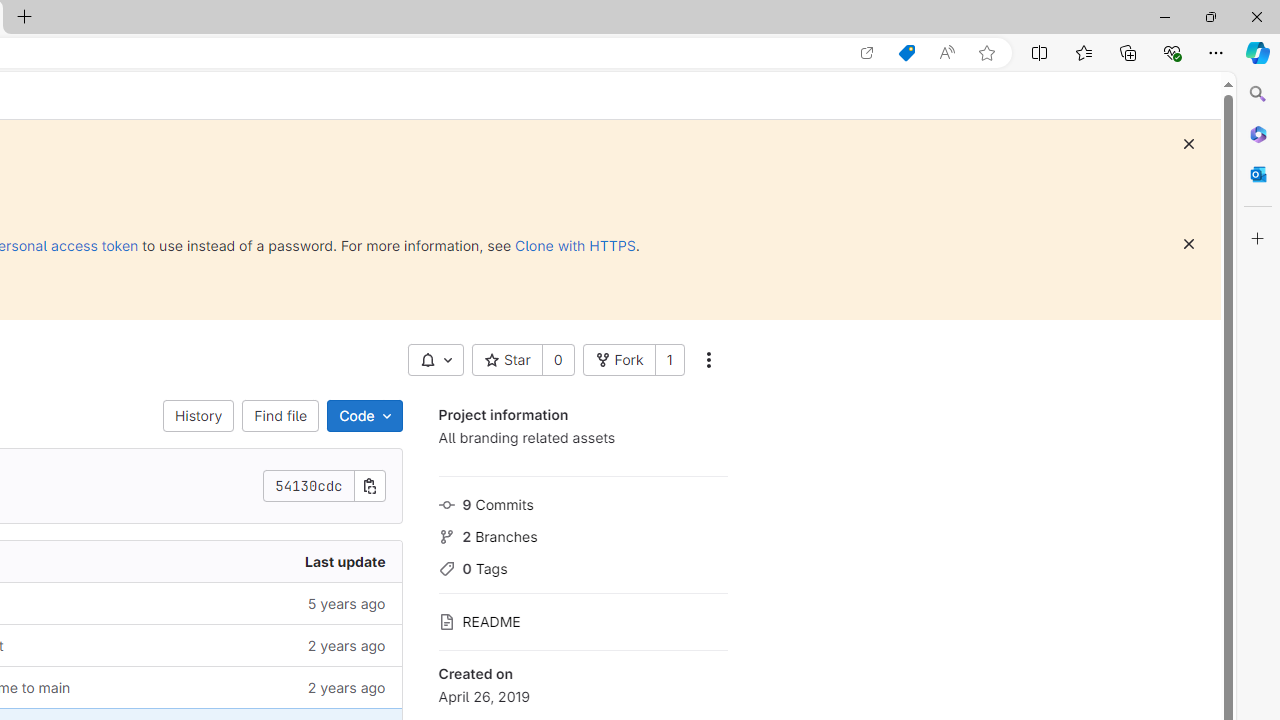 Image resolution: width=1280 pixels, height=720 pixels. Describe the element at coordinates (905, 52) in the screenshot. I see `'Shopping in Microsoft Edge'` at that location.